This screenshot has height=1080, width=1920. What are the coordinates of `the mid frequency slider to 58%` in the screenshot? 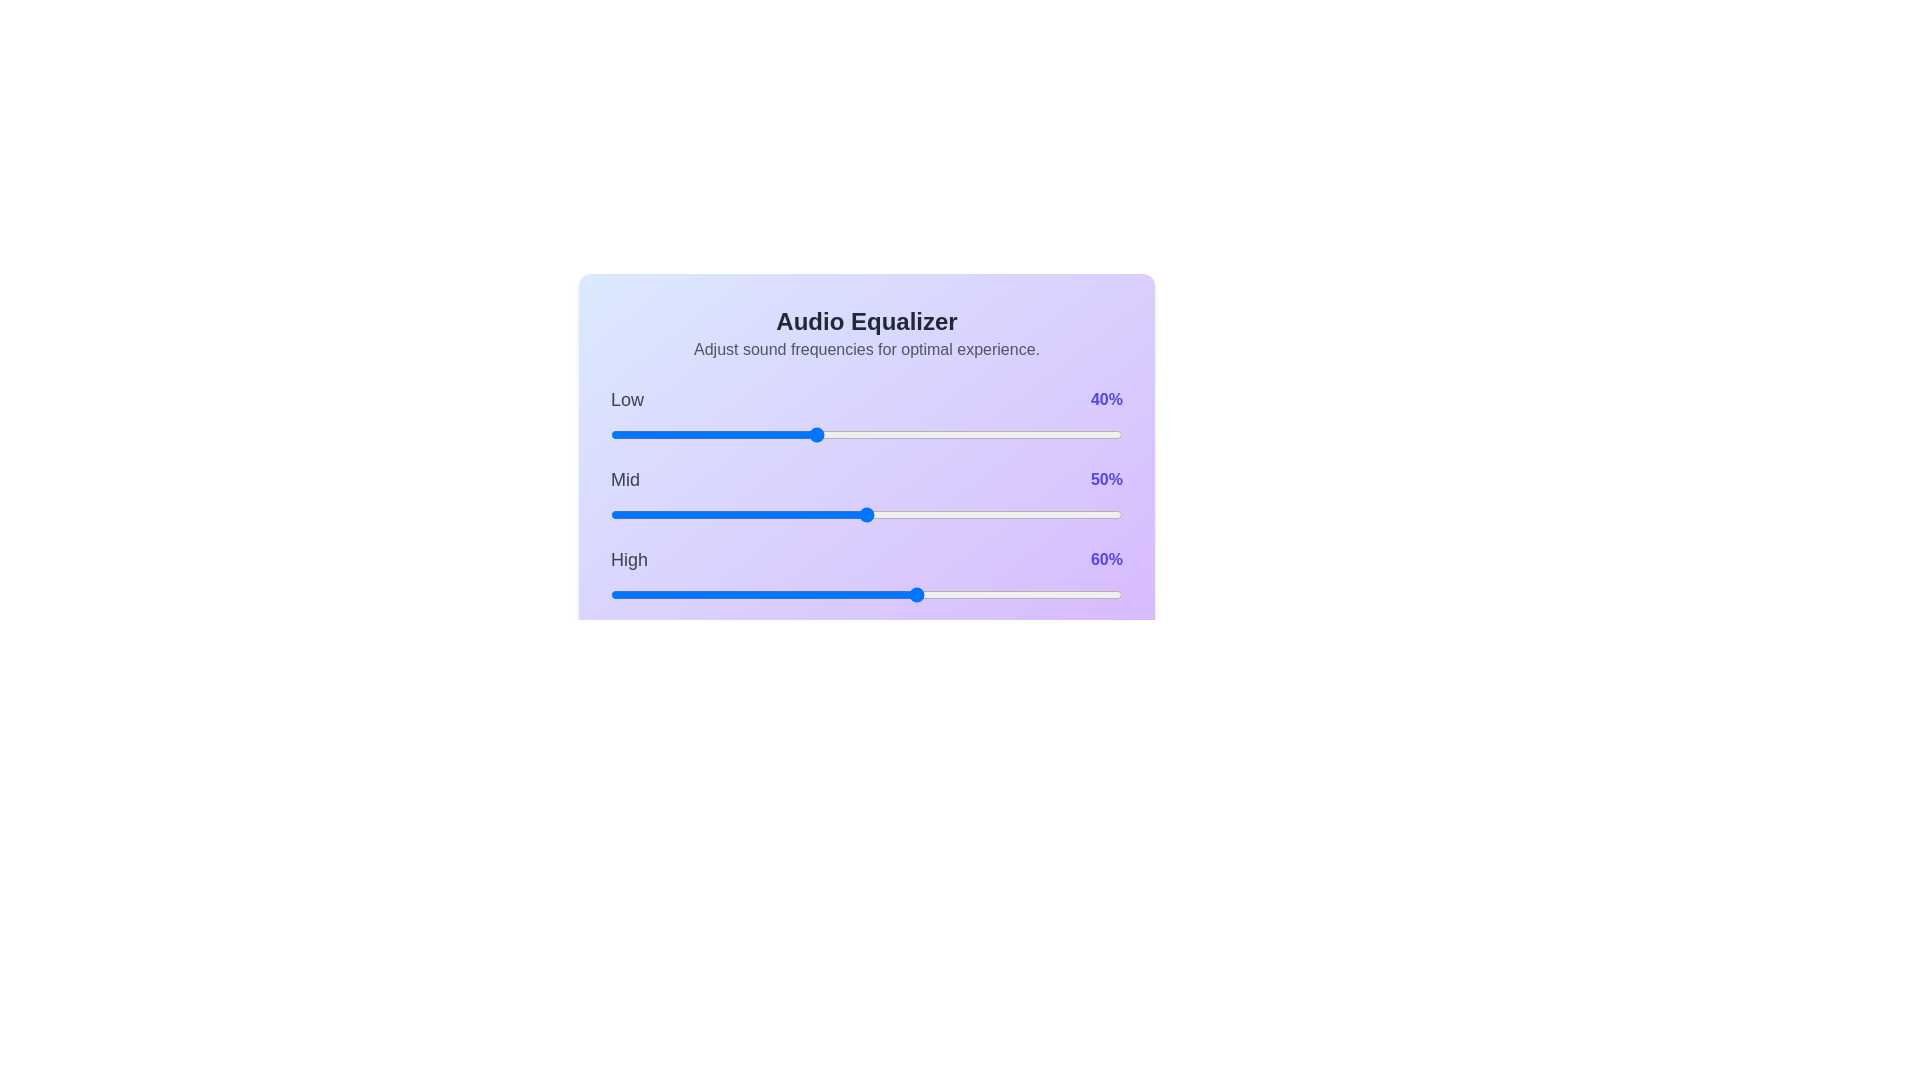 It's located at (906, 514).